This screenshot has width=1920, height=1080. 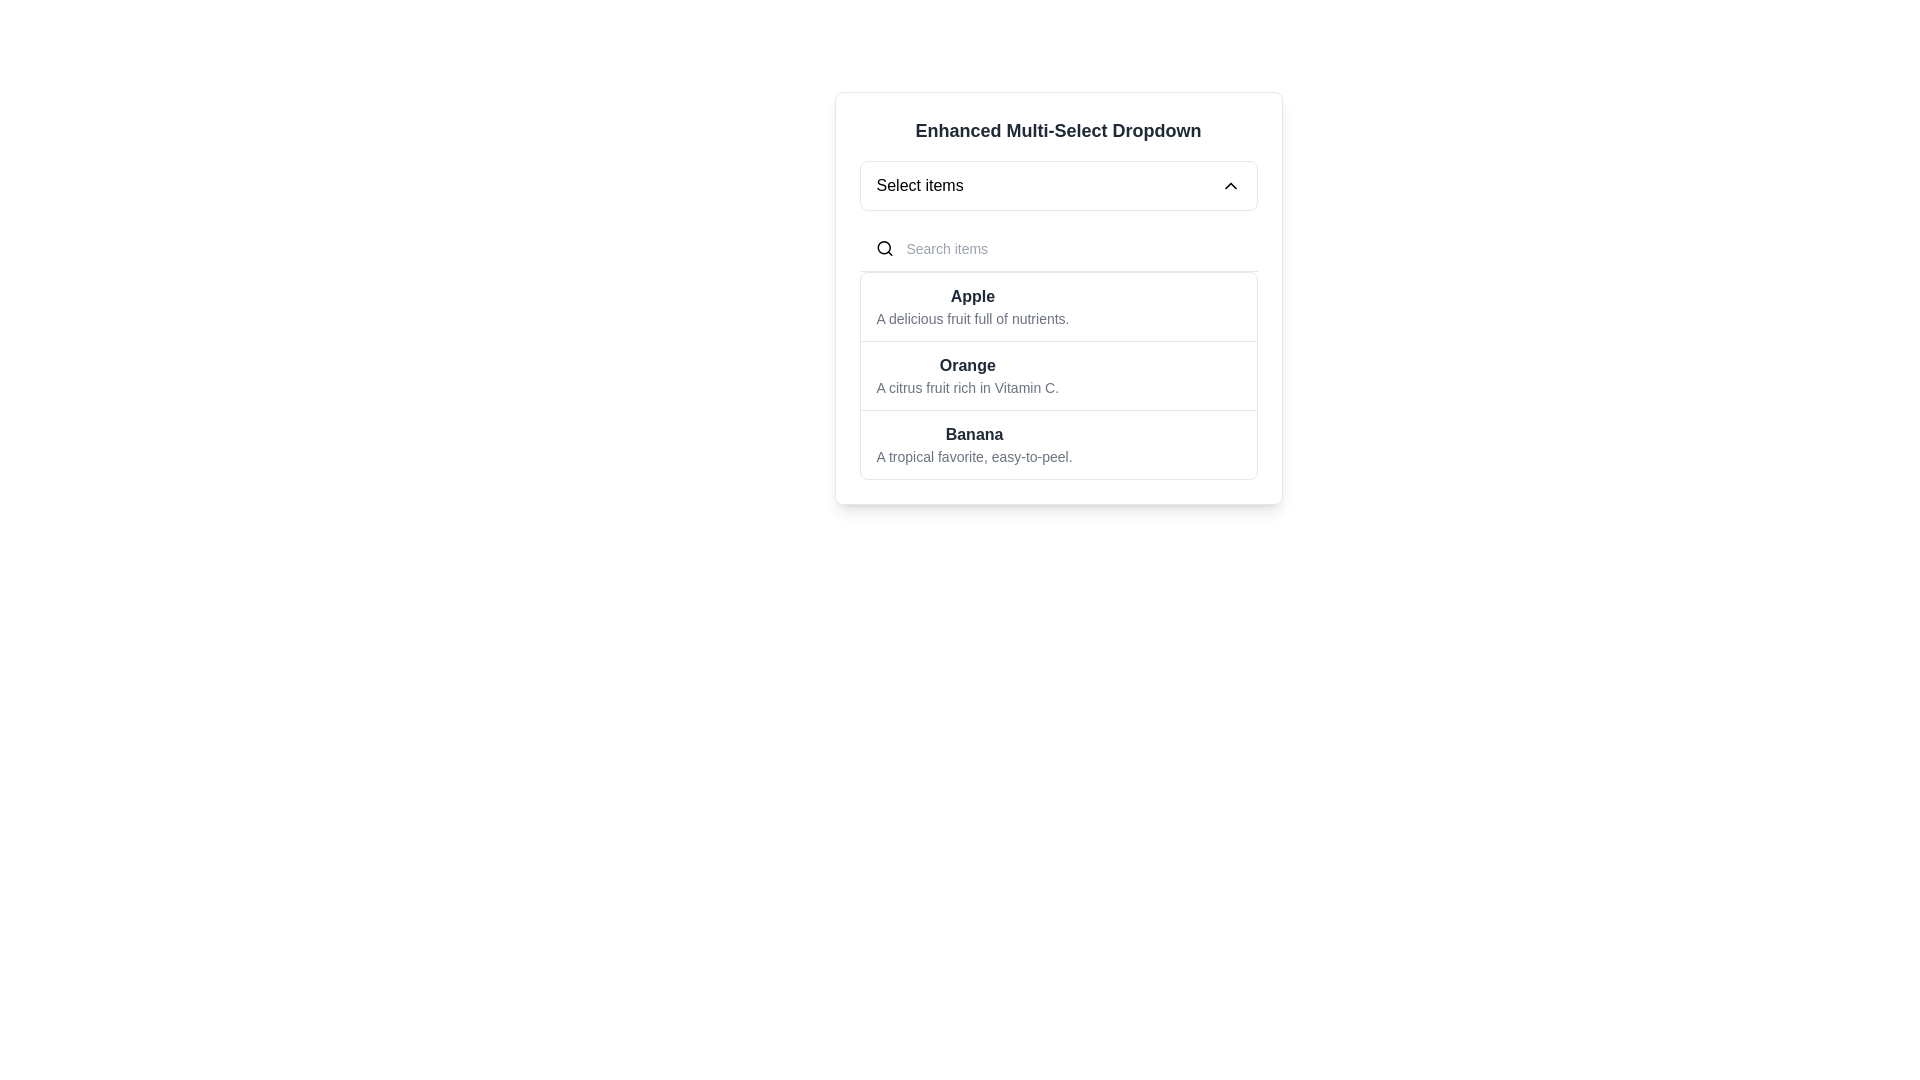 I want to click on the central circle of the search icon located in the dropdown list UI near the input field labeled 'Search items', so click(x=883, y=247).